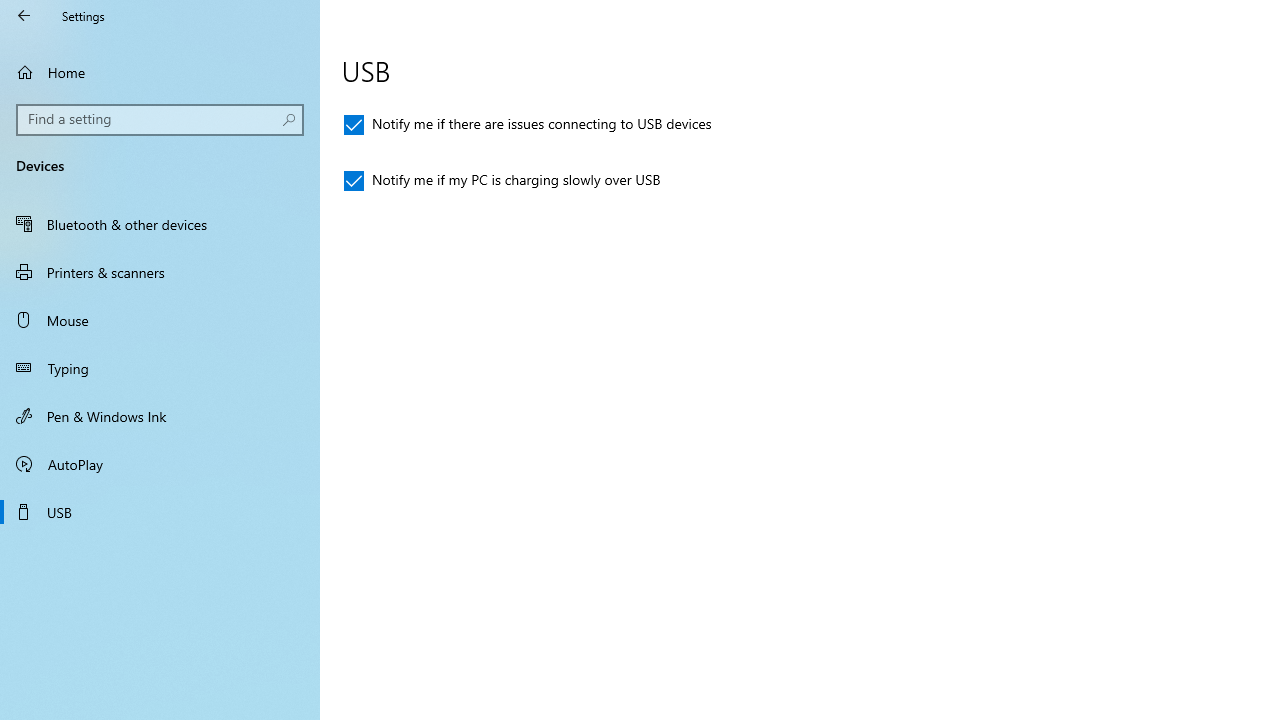 Image resolution: width=1280 pixels, height=720 pixels. What do you see at coordinates (24, 15) in the screenshot?
I see `'Back'` at bounding box center [24, 15].